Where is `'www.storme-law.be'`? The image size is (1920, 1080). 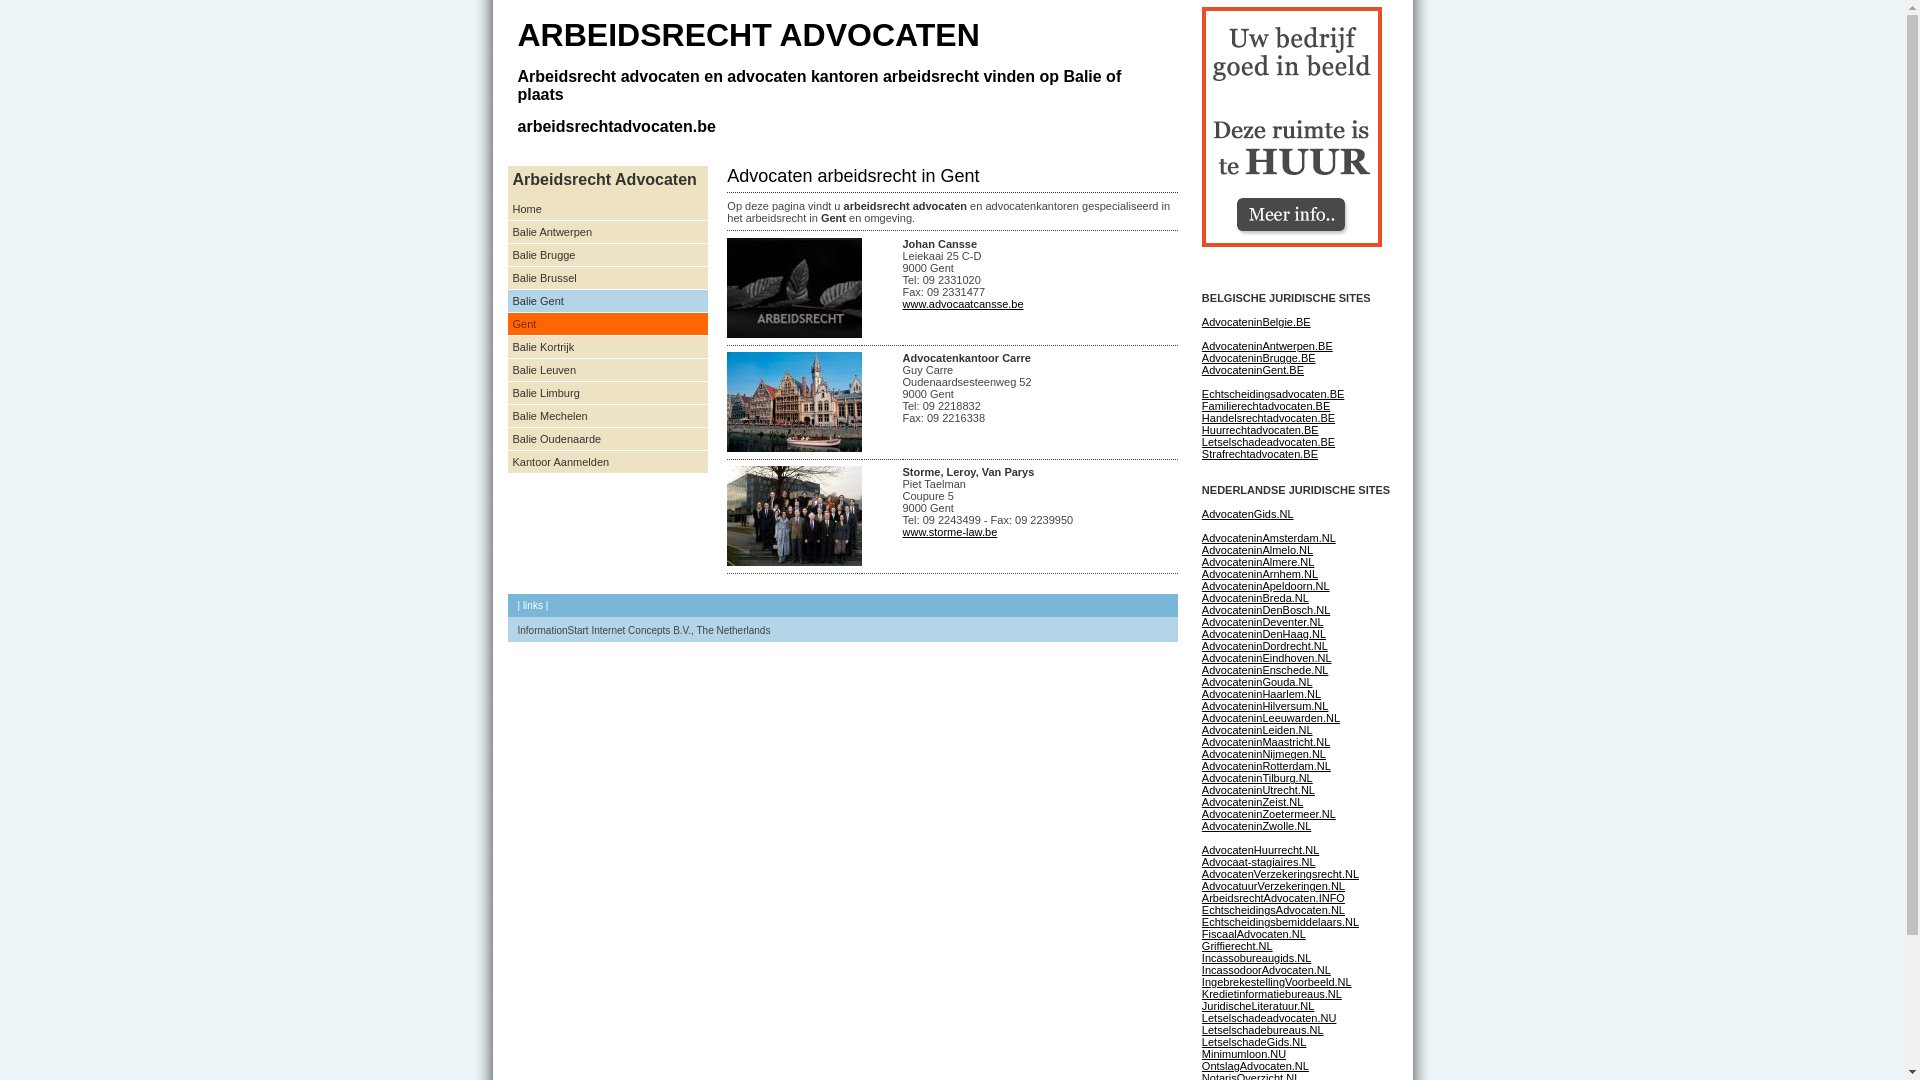
'www.storme-law.be' is located at coordinates (948, 531).